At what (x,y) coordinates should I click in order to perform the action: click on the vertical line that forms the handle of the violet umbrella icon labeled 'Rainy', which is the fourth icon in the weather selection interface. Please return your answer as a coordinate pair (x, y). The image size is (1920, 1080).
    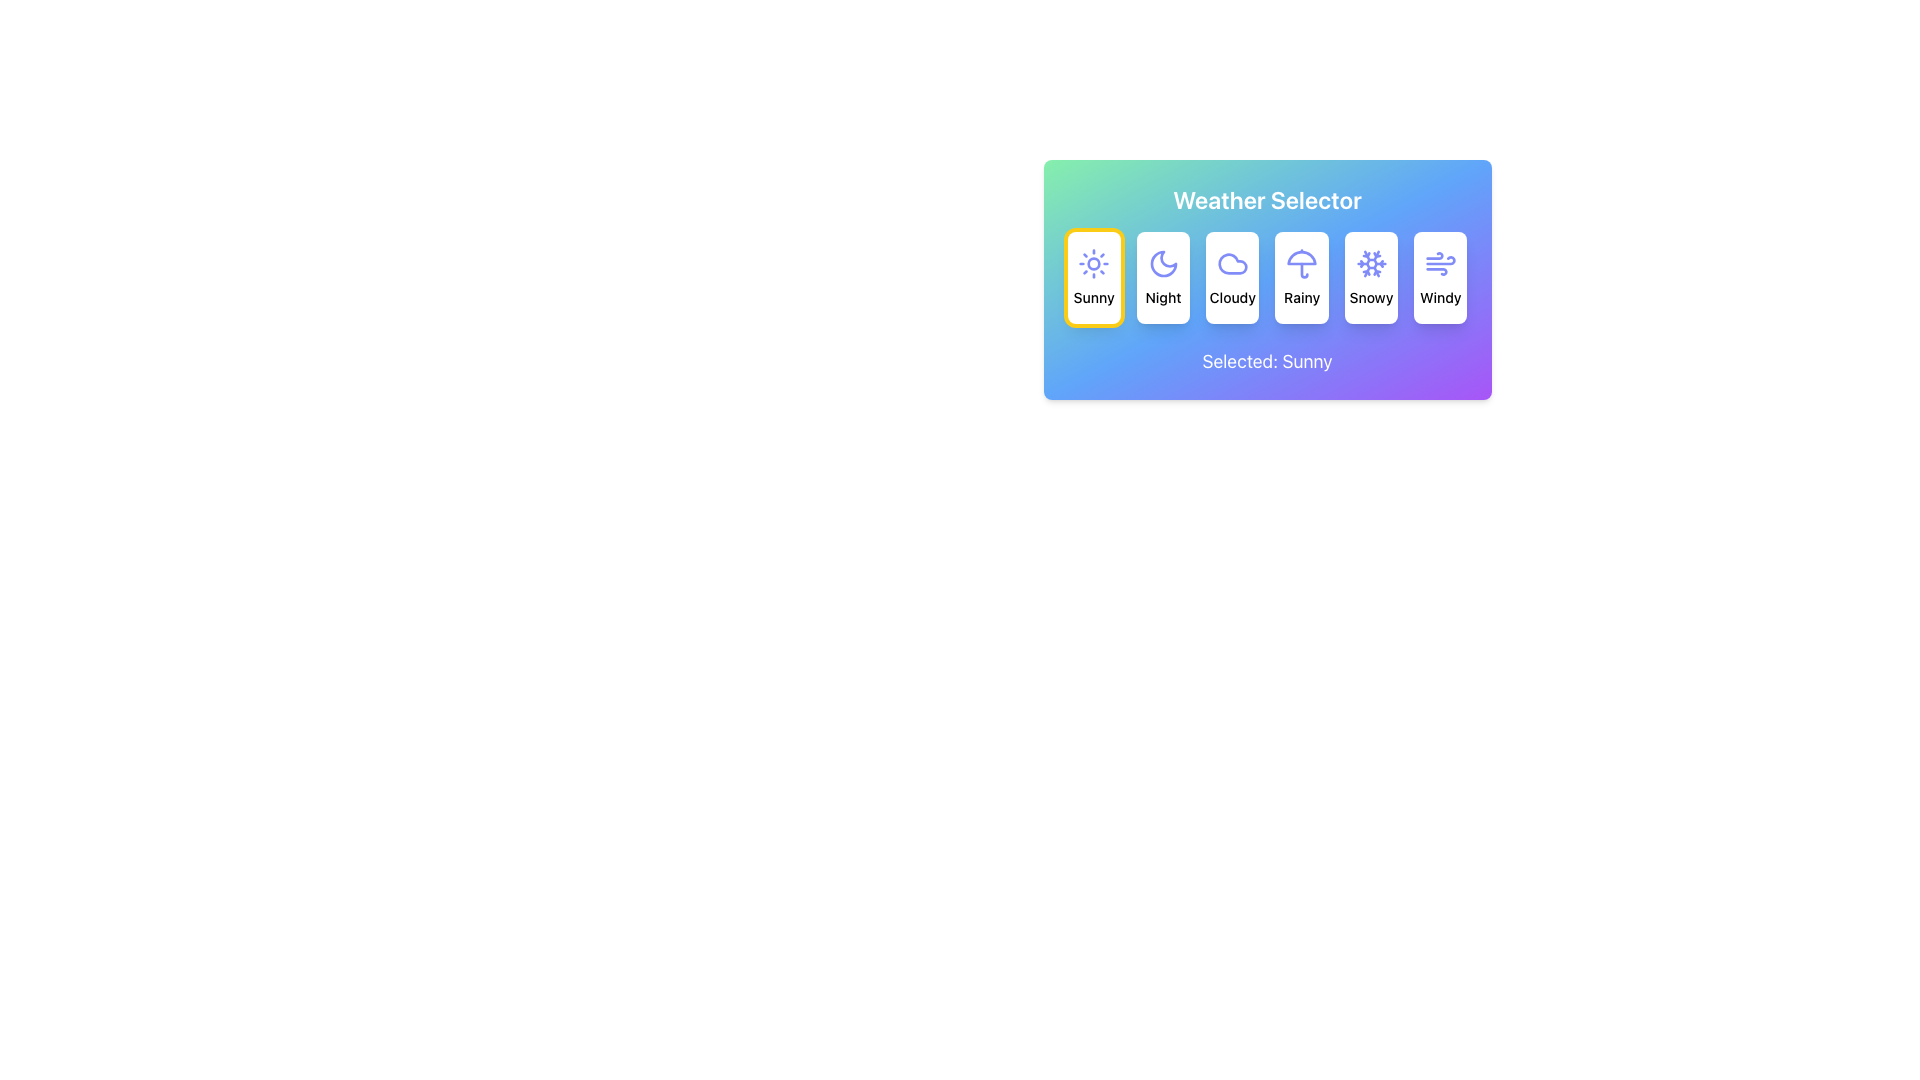
    Looking at the image, I should click on (1304, 270).